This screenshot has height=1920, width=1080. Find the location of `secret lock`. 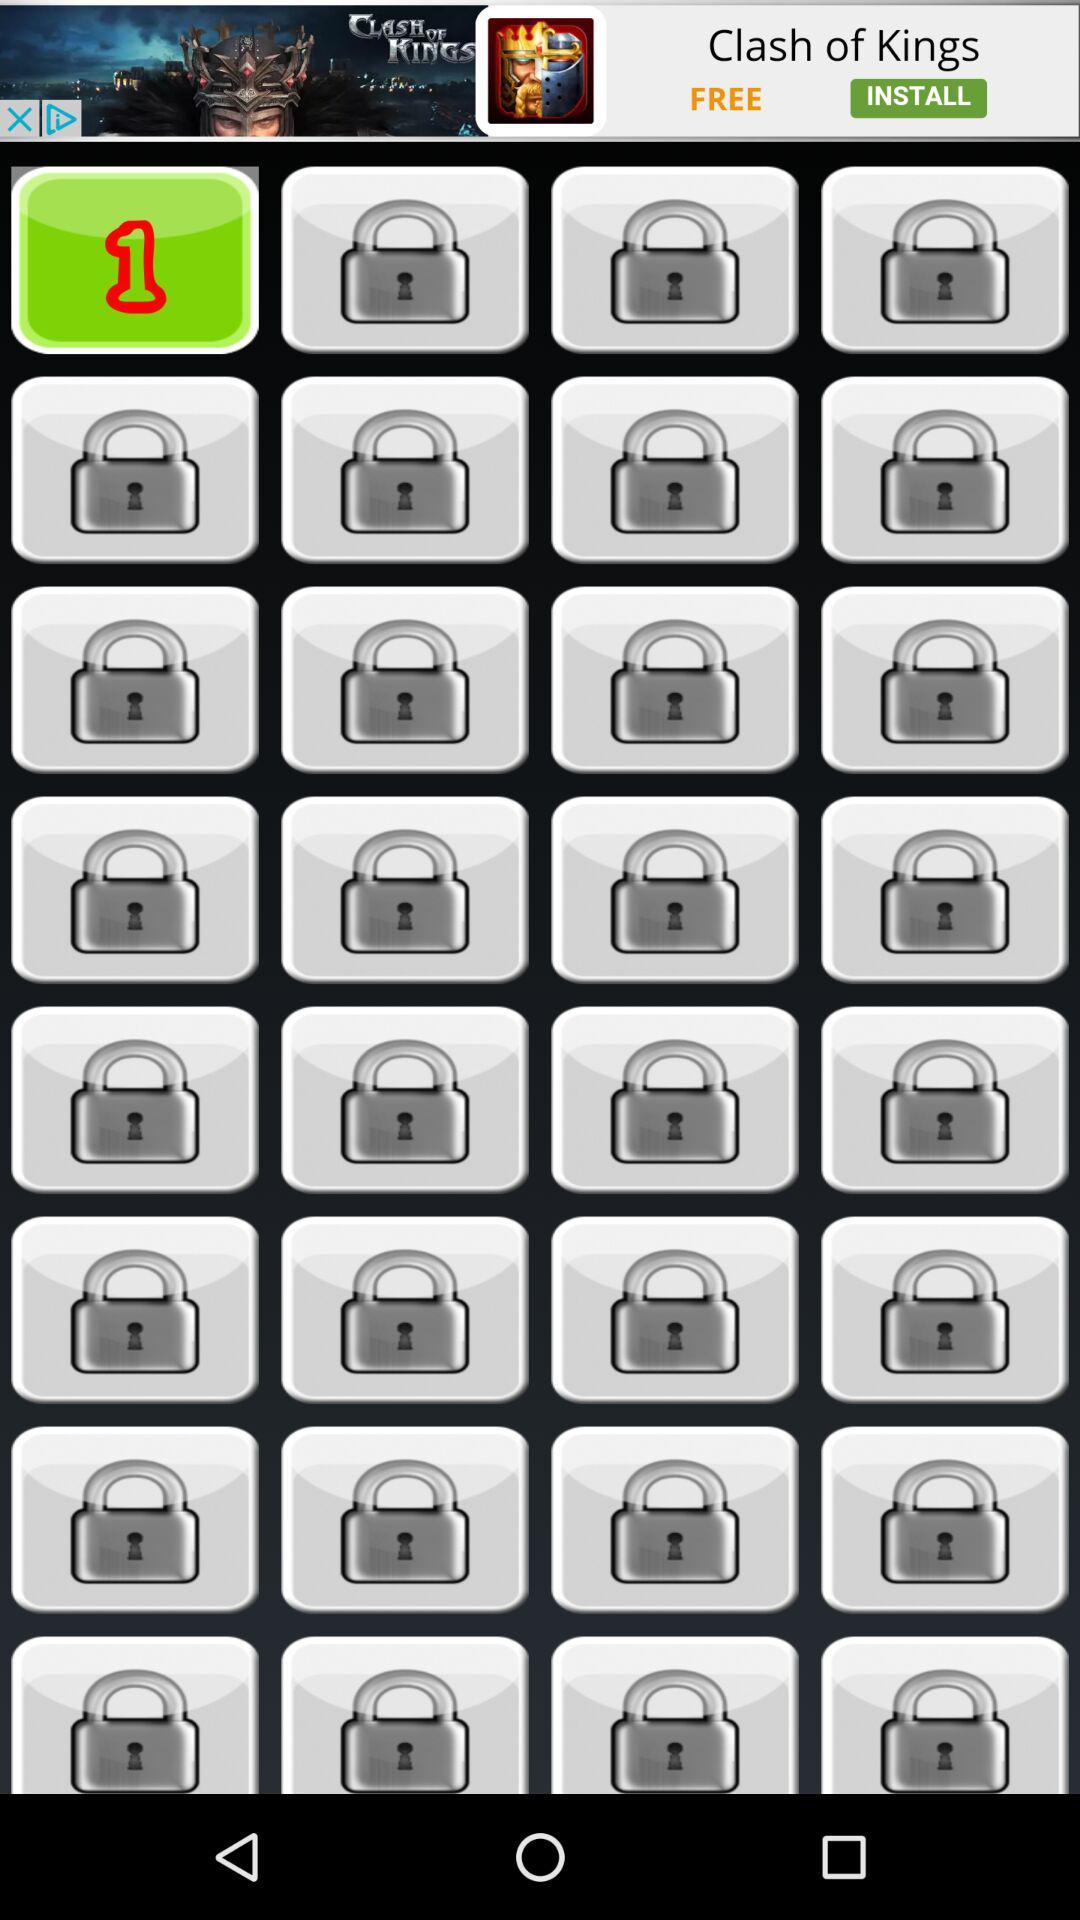

secret lock is located at coordinates (945, 259).